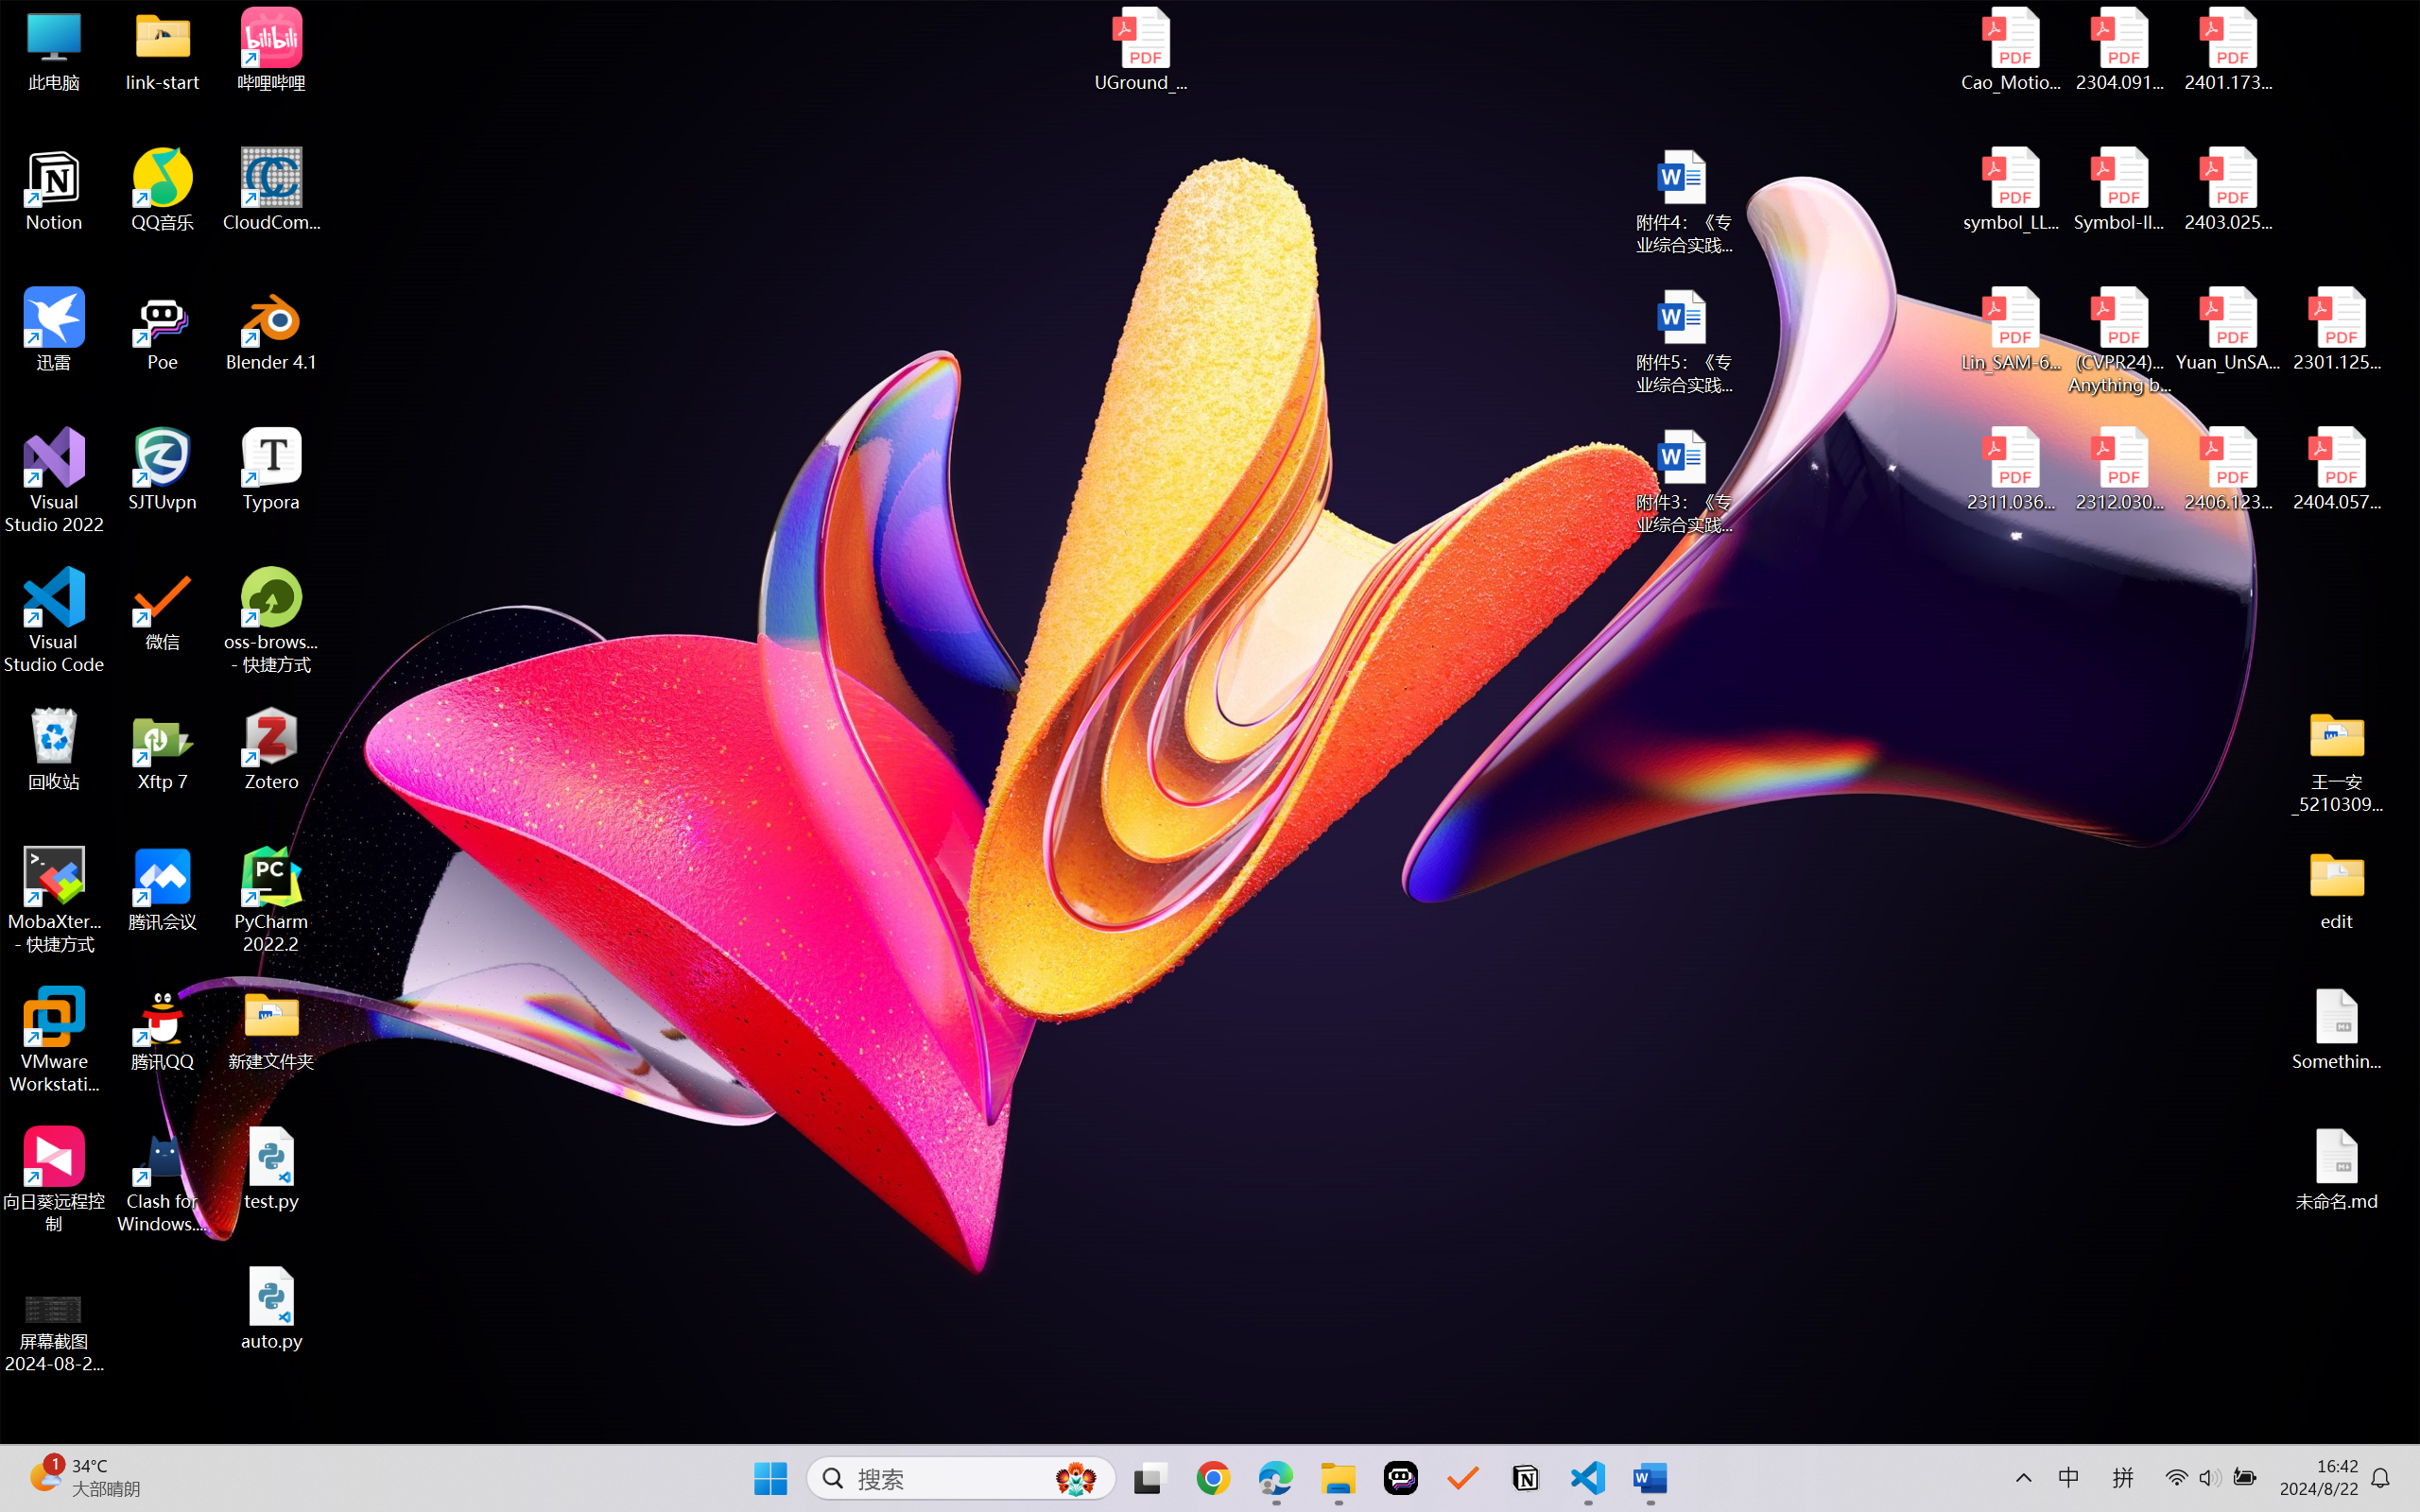  What do you see at coordinates (53, 1040) in the screenshot?
I see `'VMware Workstation Pro'` at bounding box center [53, 1040].